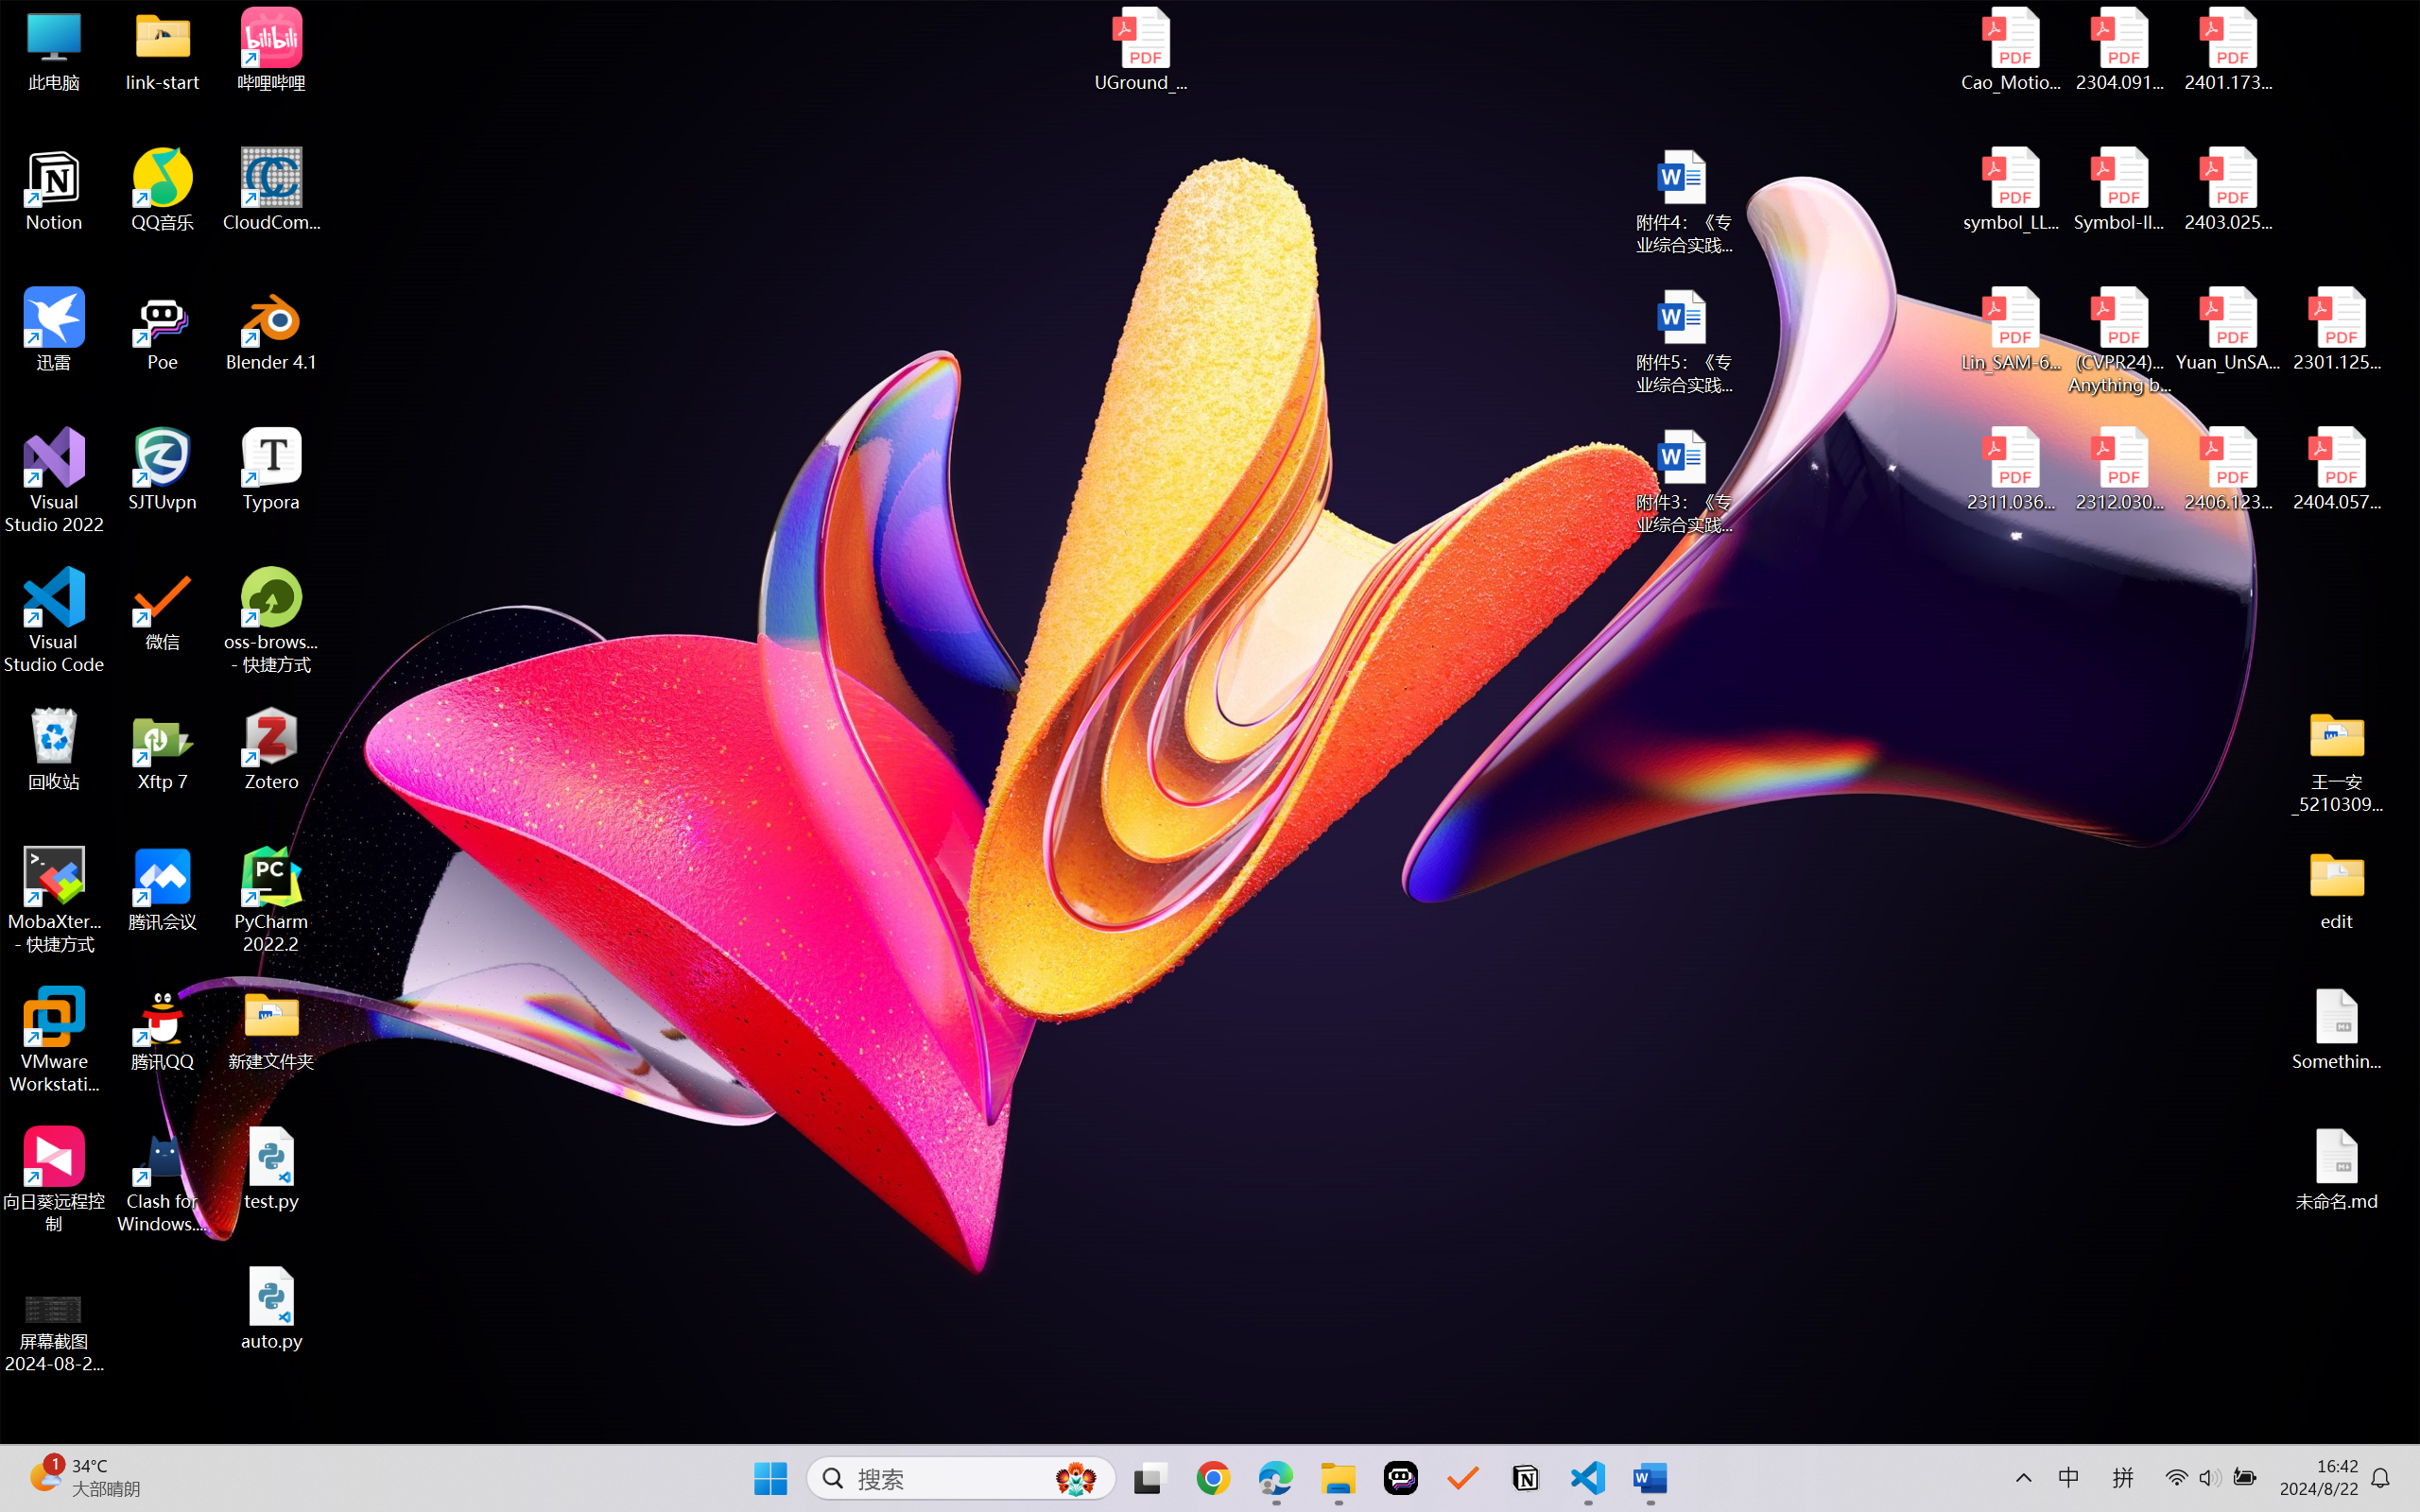  What do you see at coordinates (53, 1040) in the screenshot?
I see `'VMware Workstation Pro'` at bounding box center [53, 1040].